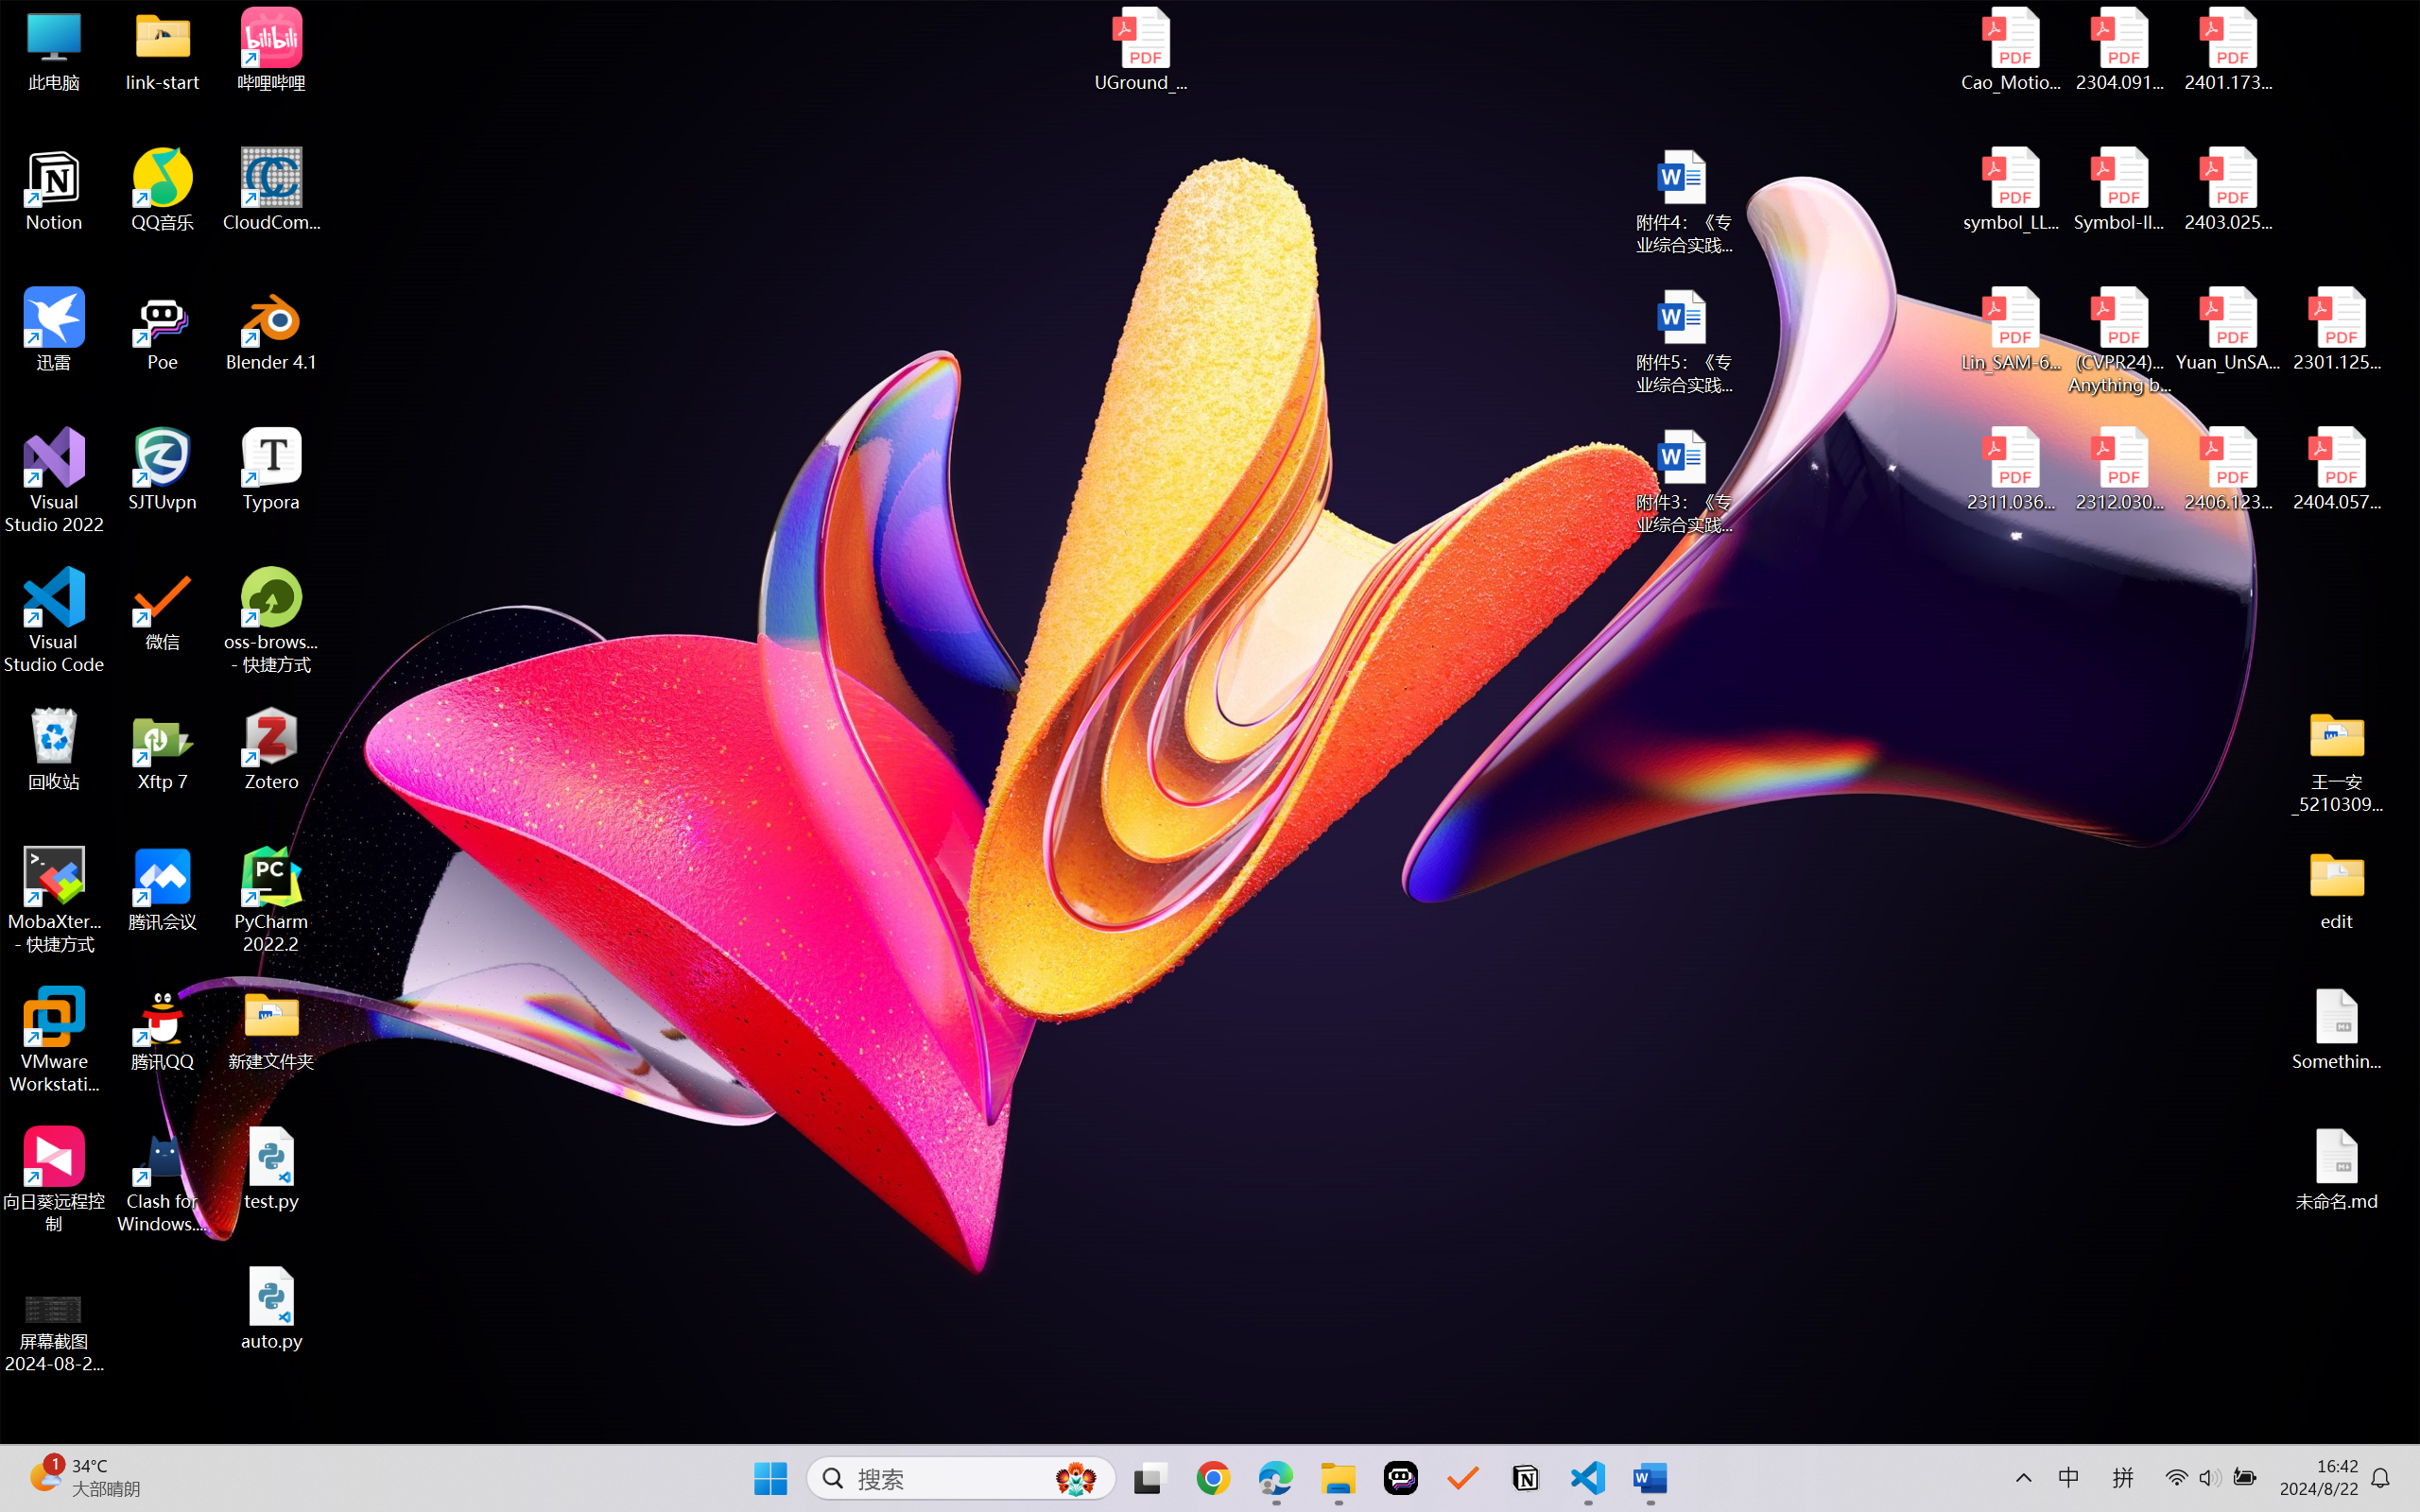  What do you see at coordinates (53, 1040) in the screenshot?
I see `'VMware Workstation Pro'` at bounding box center [53, 1040].